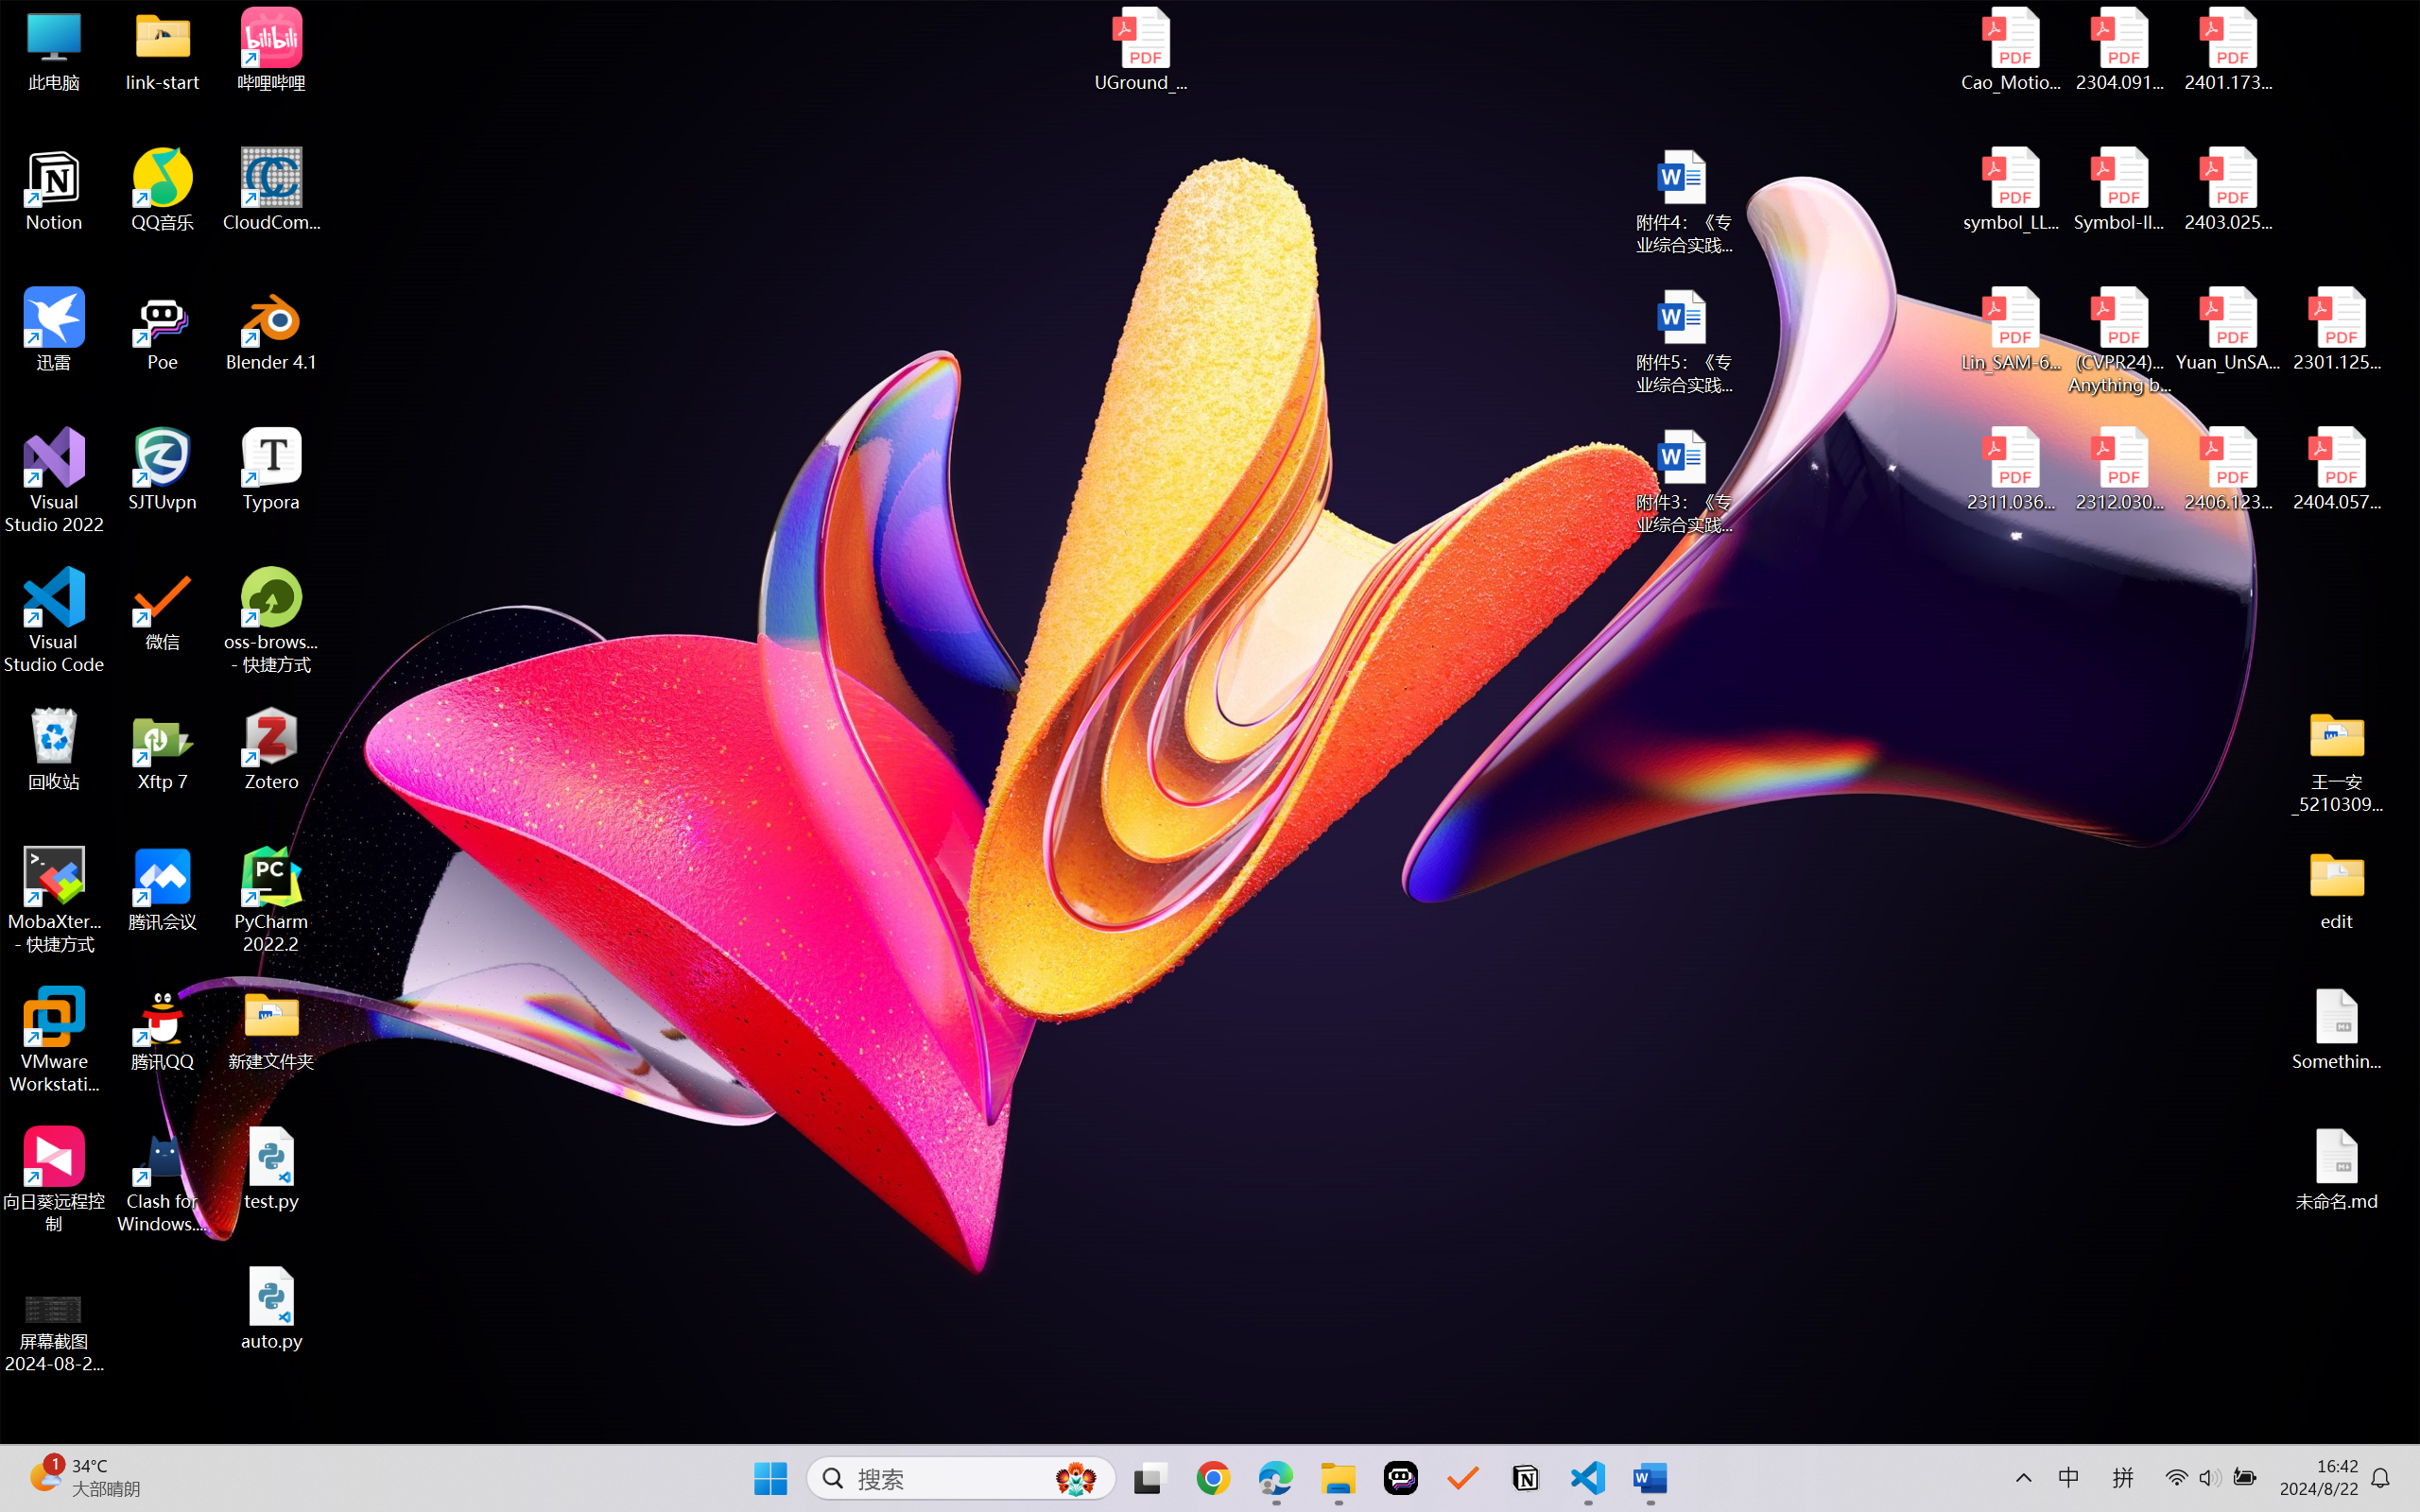  What do you see at coordinates (53, 1040) in the screenshot?
I see `'VMware Workstation Pro'` at bounding box center [53, 1040].